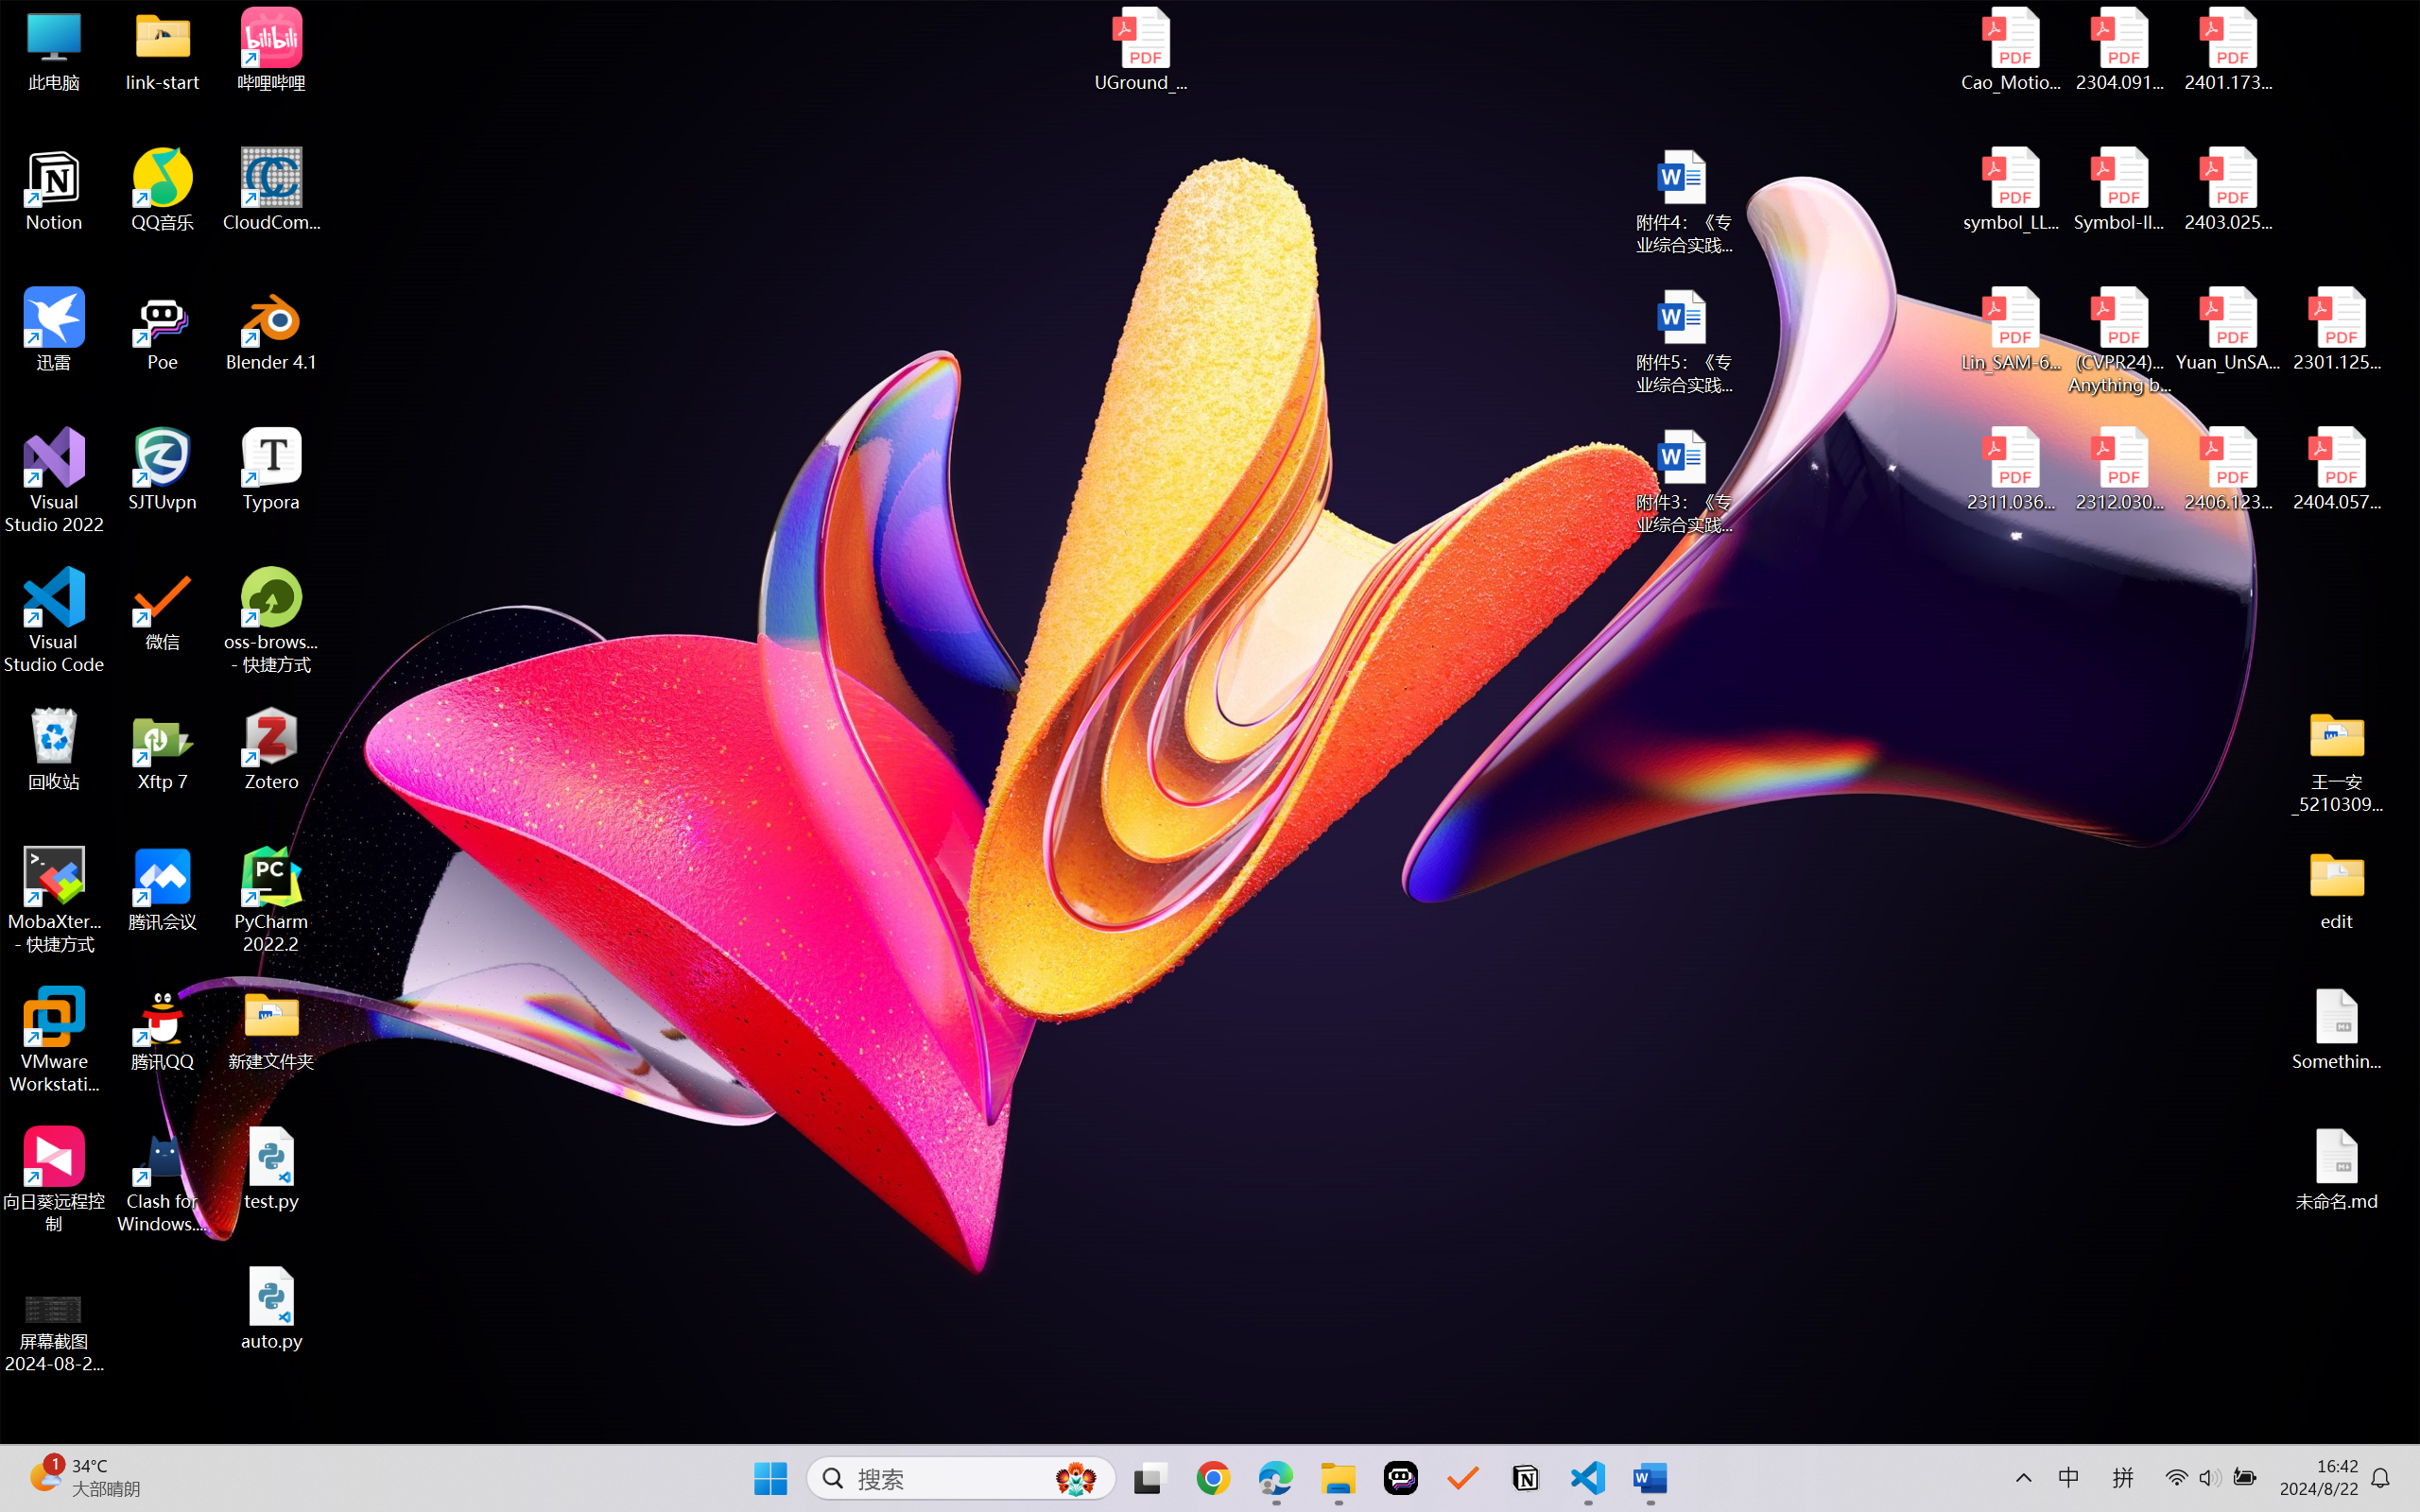  What do you see at coordinates (53, 1040) in the screenshot?
I see `'VMware Workstation Pro'` at bounding box center [53, 1040].